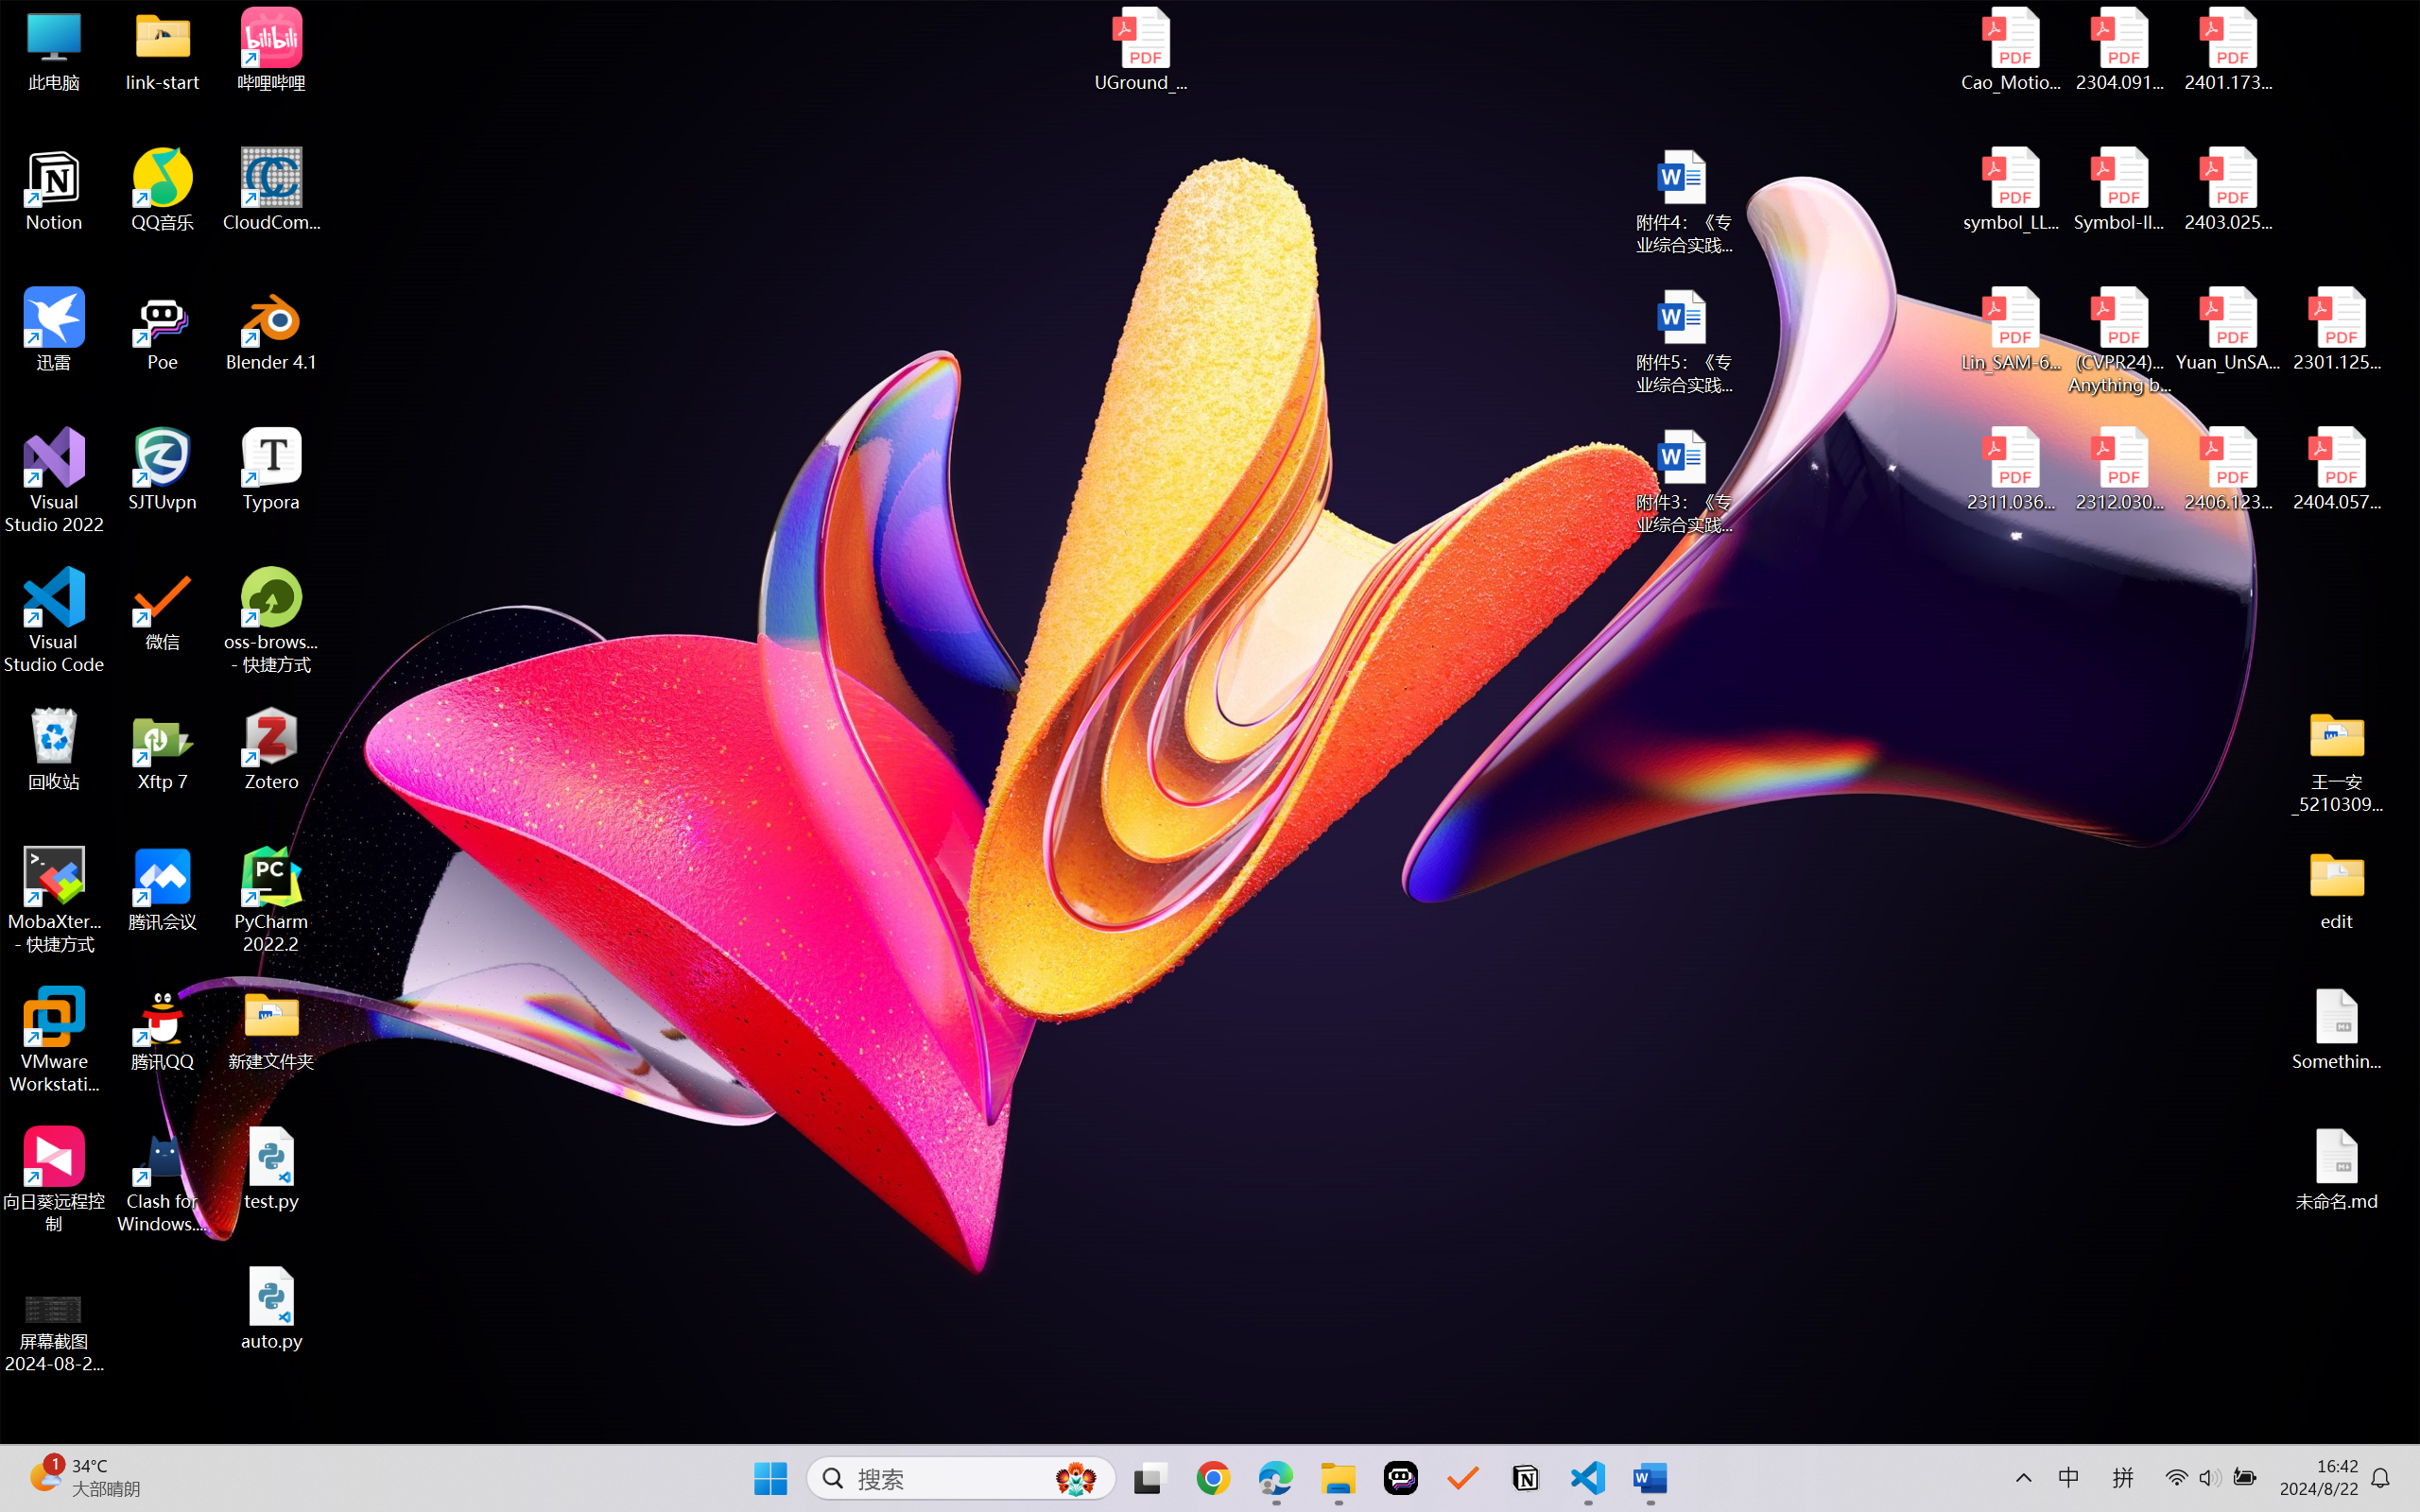  What do you see at coordinates (53, 1040) in the screenshot?
I see `'VMware Workstation Pro'` at bounding box center [53, 1040].